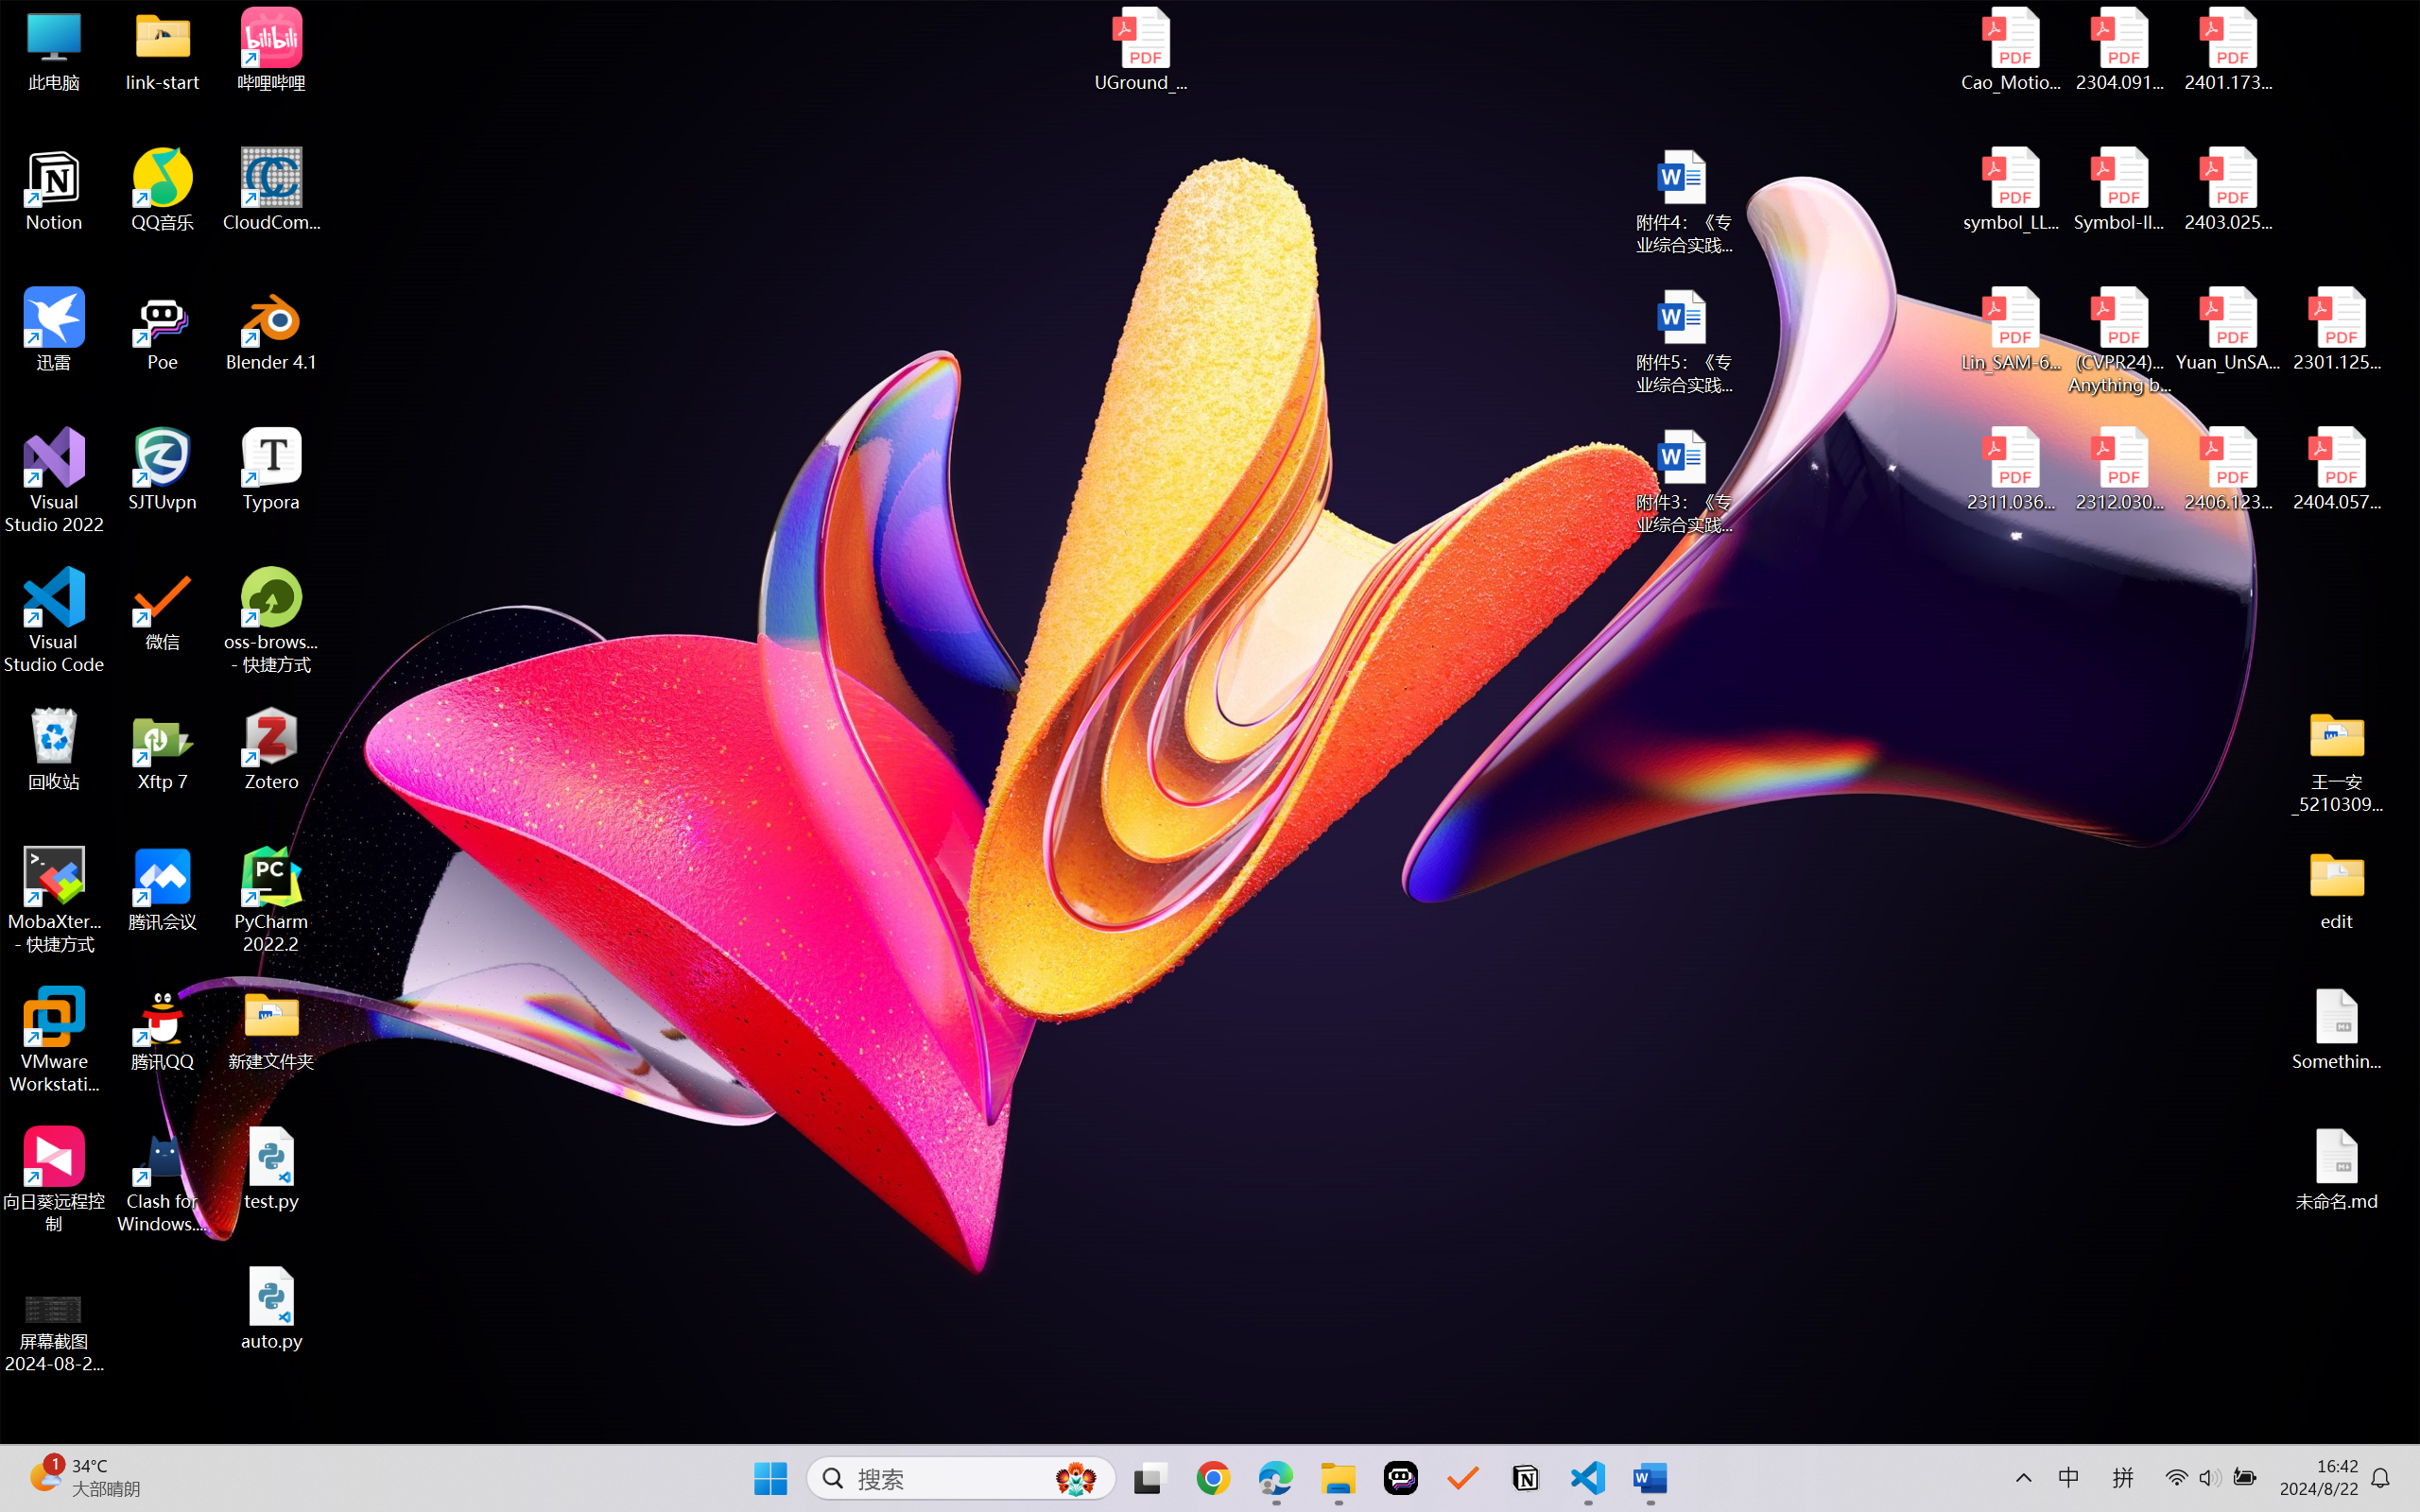  What do you see at coordinates (53, 1040) in the screenshot?
I see `'VMware Workstation Pro'` at bounding box center [53, 1040].